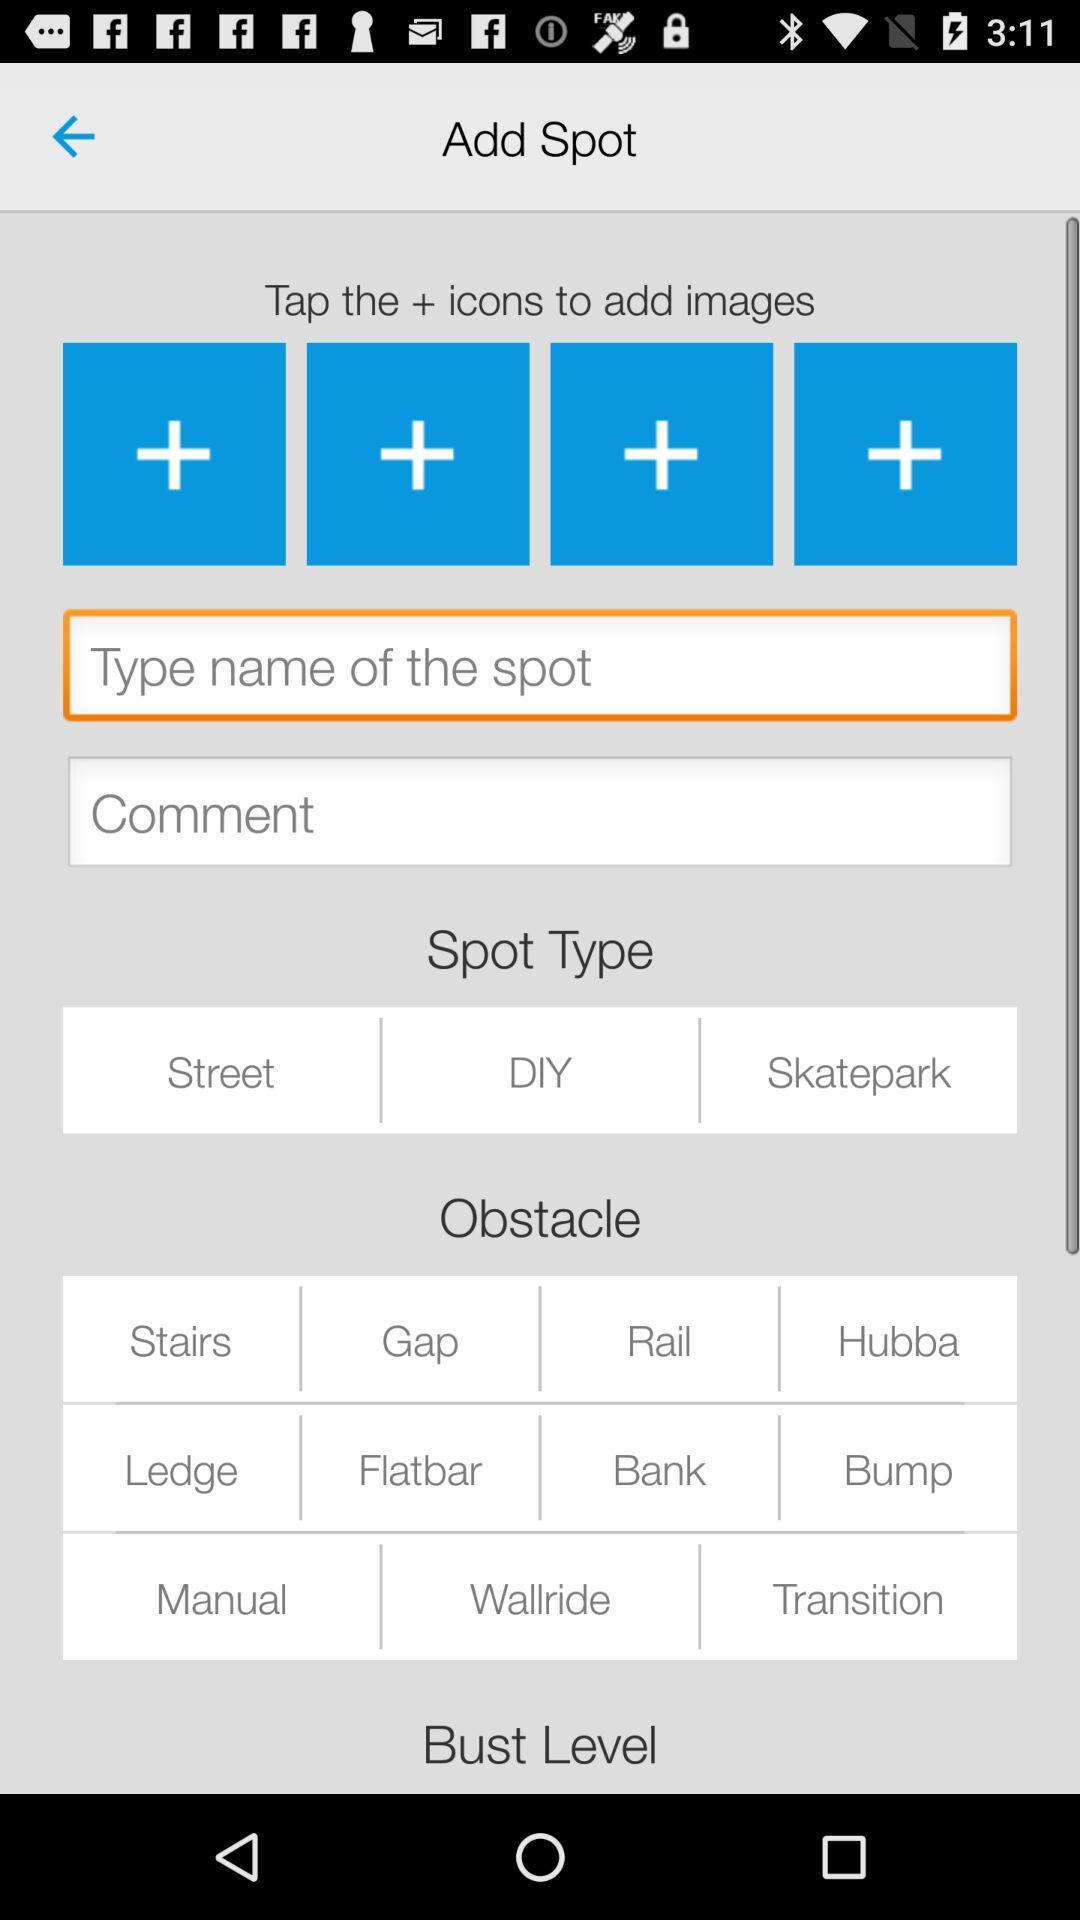 This screenshot has height=1920, width=1080. Describe the element at coordinates (897, 1467) in the screenshot. I see `the bump icon` at that location.